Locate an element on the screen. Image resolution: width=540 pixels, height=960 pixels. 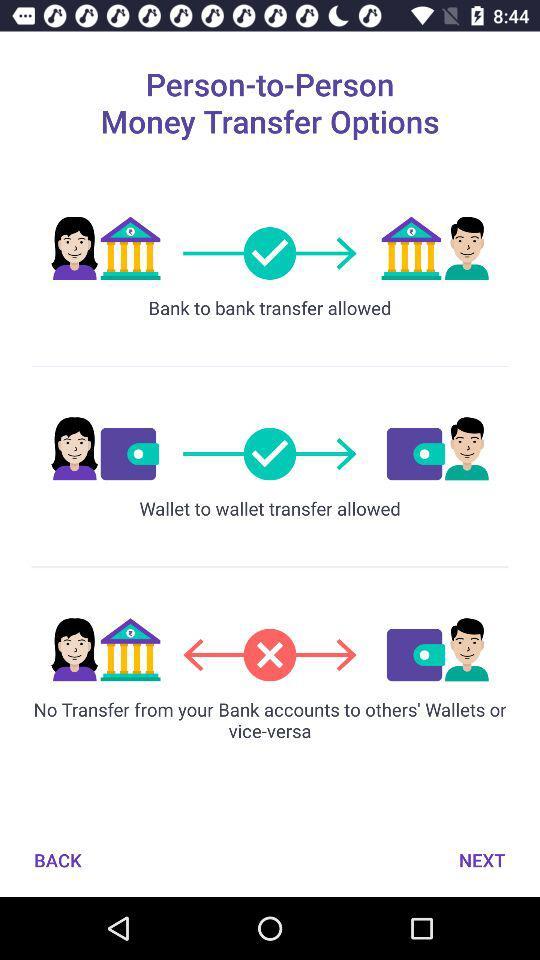
the next button which is on the bottom right of the page is located at coordinates (481, 859).